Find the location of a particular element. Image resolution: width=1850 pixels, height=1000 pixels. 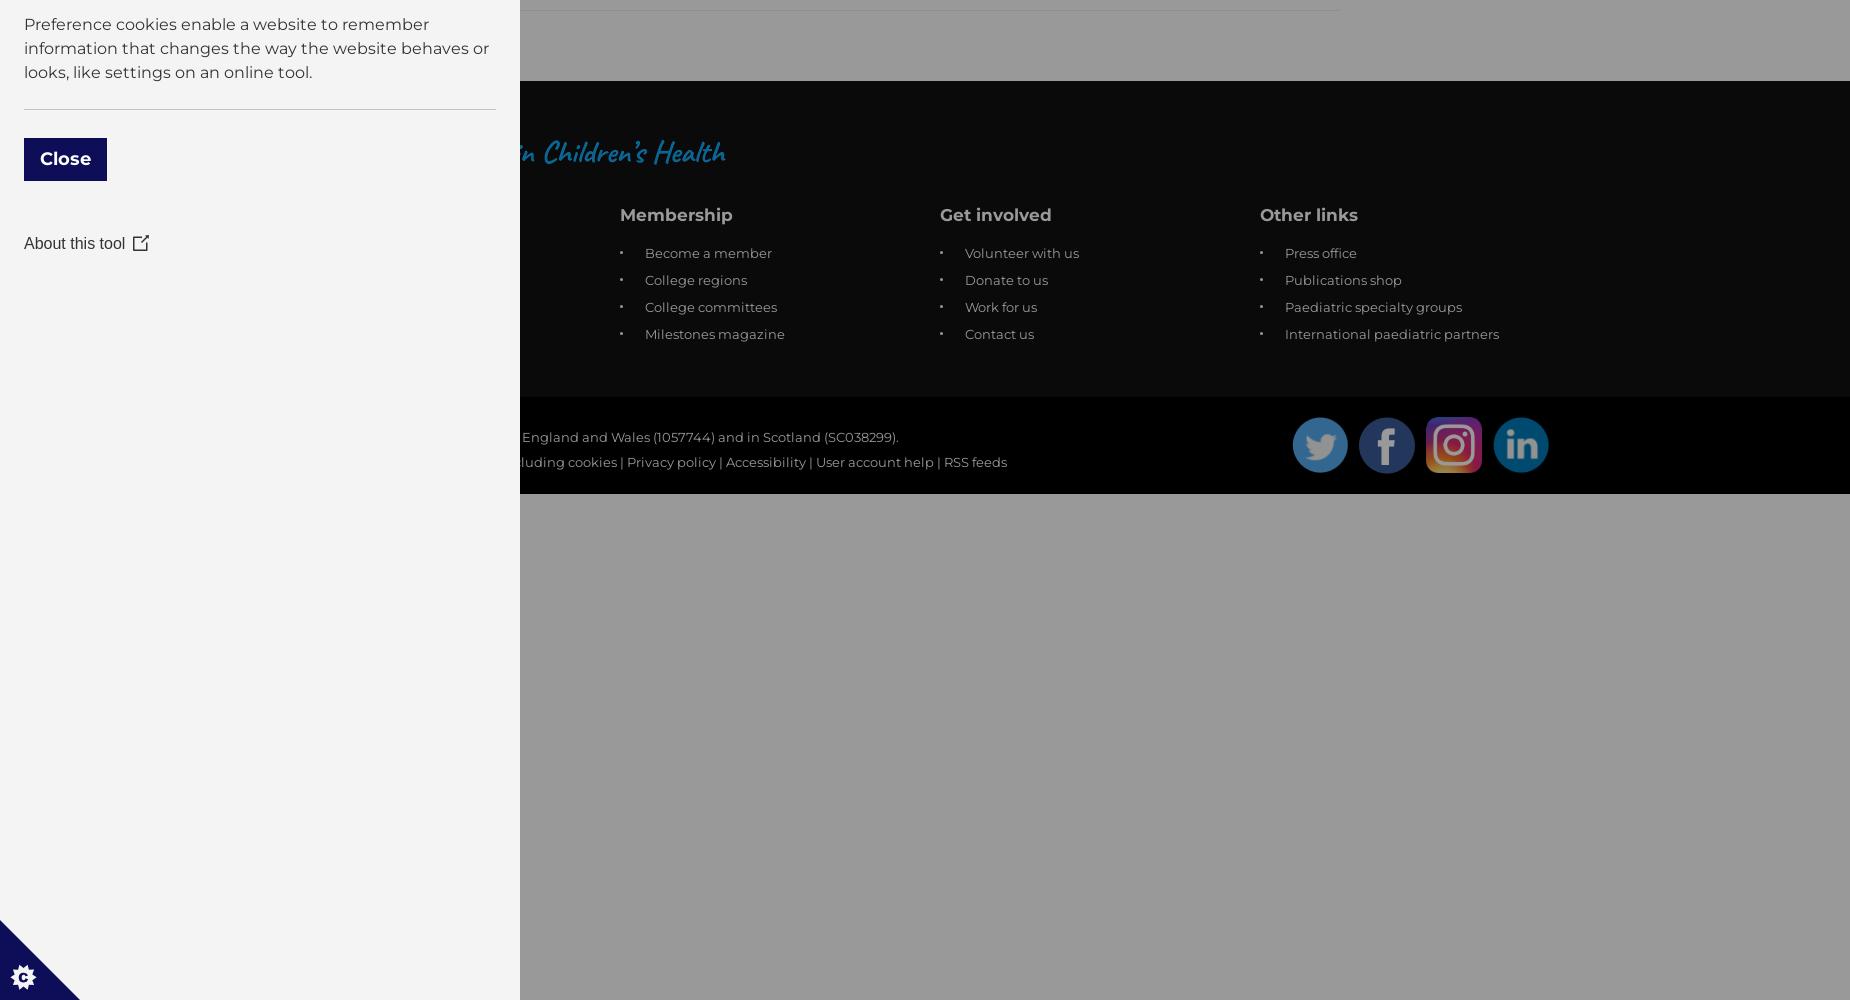

'Milestones magazine' is located at coordinates (715, 332).